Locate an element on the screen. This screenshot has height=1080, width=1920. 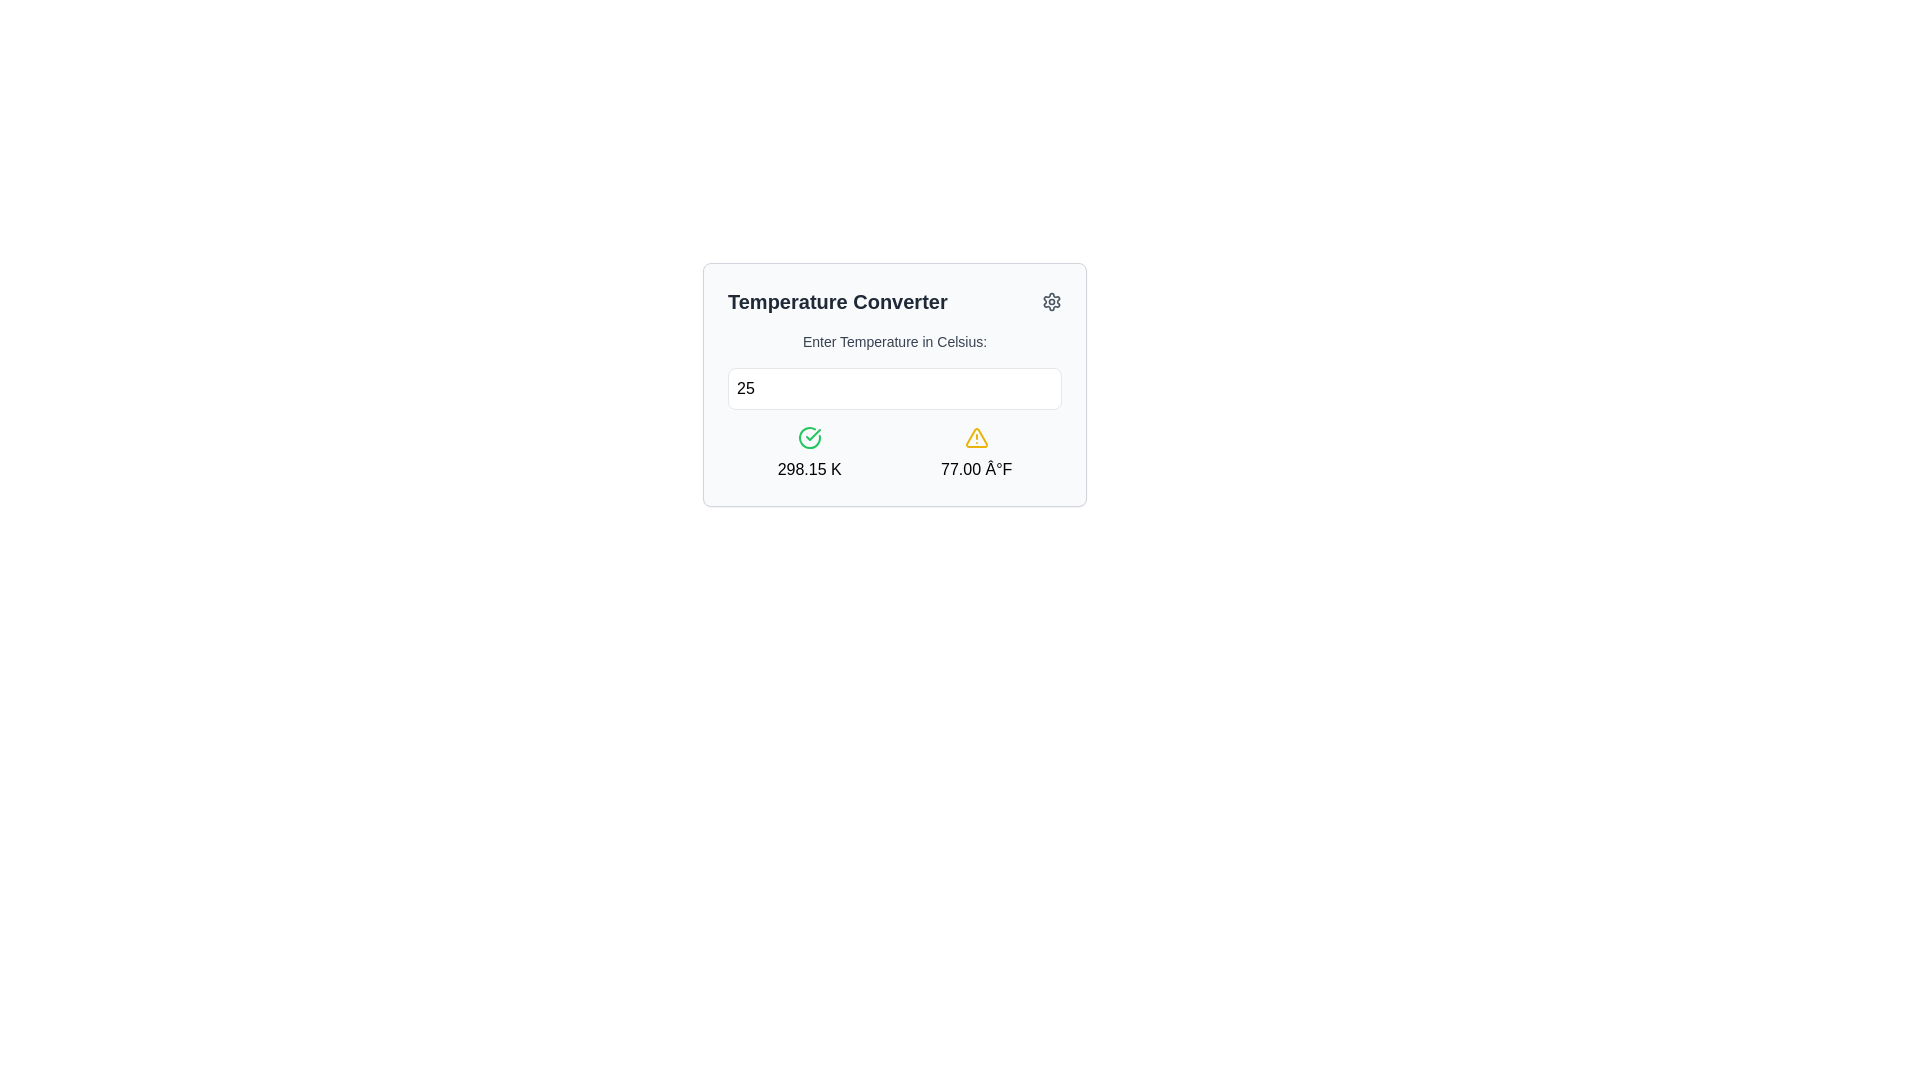
the Label displaying '298.15 K', which is positioned below the checkmark and warning icons in the temperature conversion display area is located at coordinates (809, 470).